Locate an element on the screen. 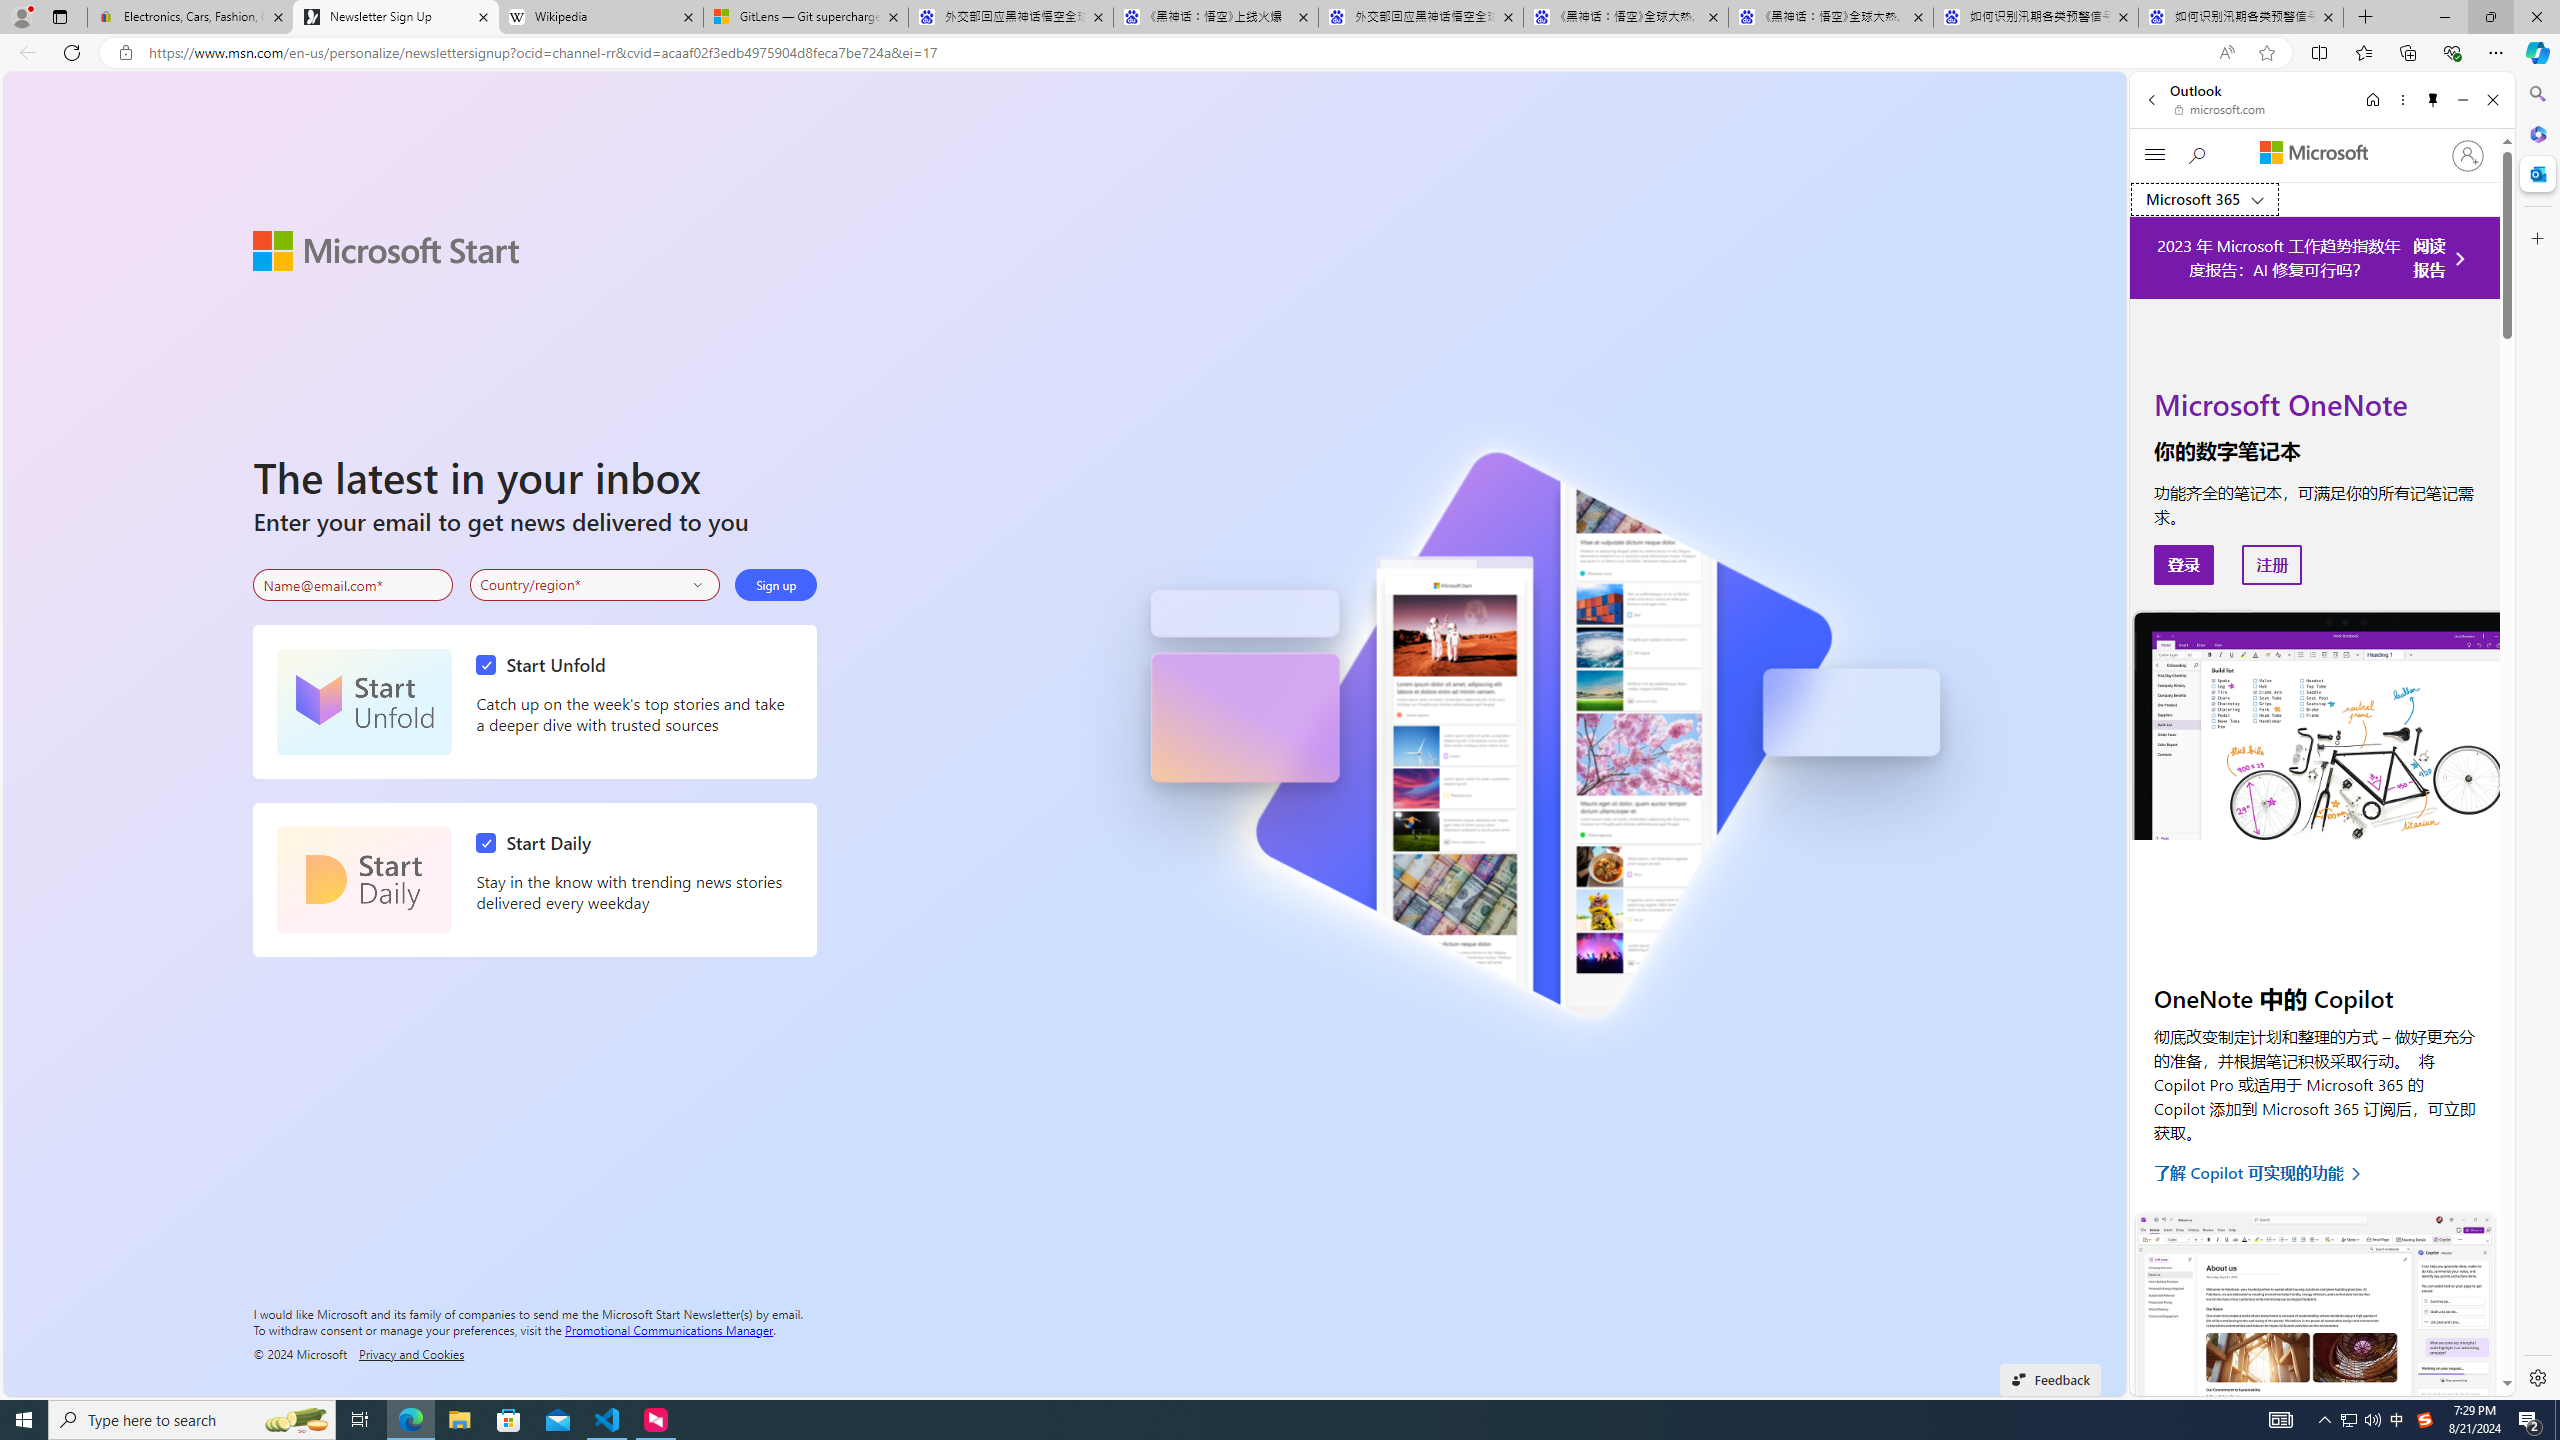 Image resolution: width=2560 pixels, height=1440 pixels. 'Unpin side pane' is located at coordinates (2433, 99).